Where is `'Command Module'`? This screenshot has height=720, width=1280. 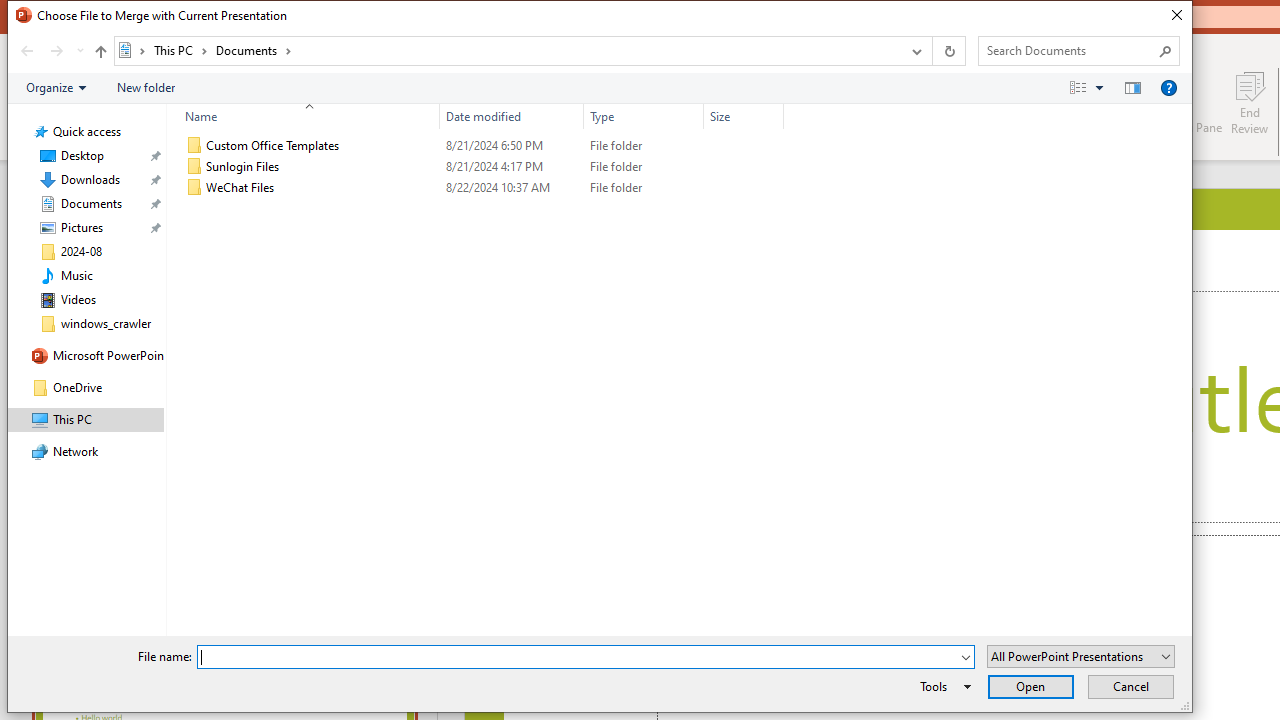 'Command Module' is located at coordinates (598, 87).